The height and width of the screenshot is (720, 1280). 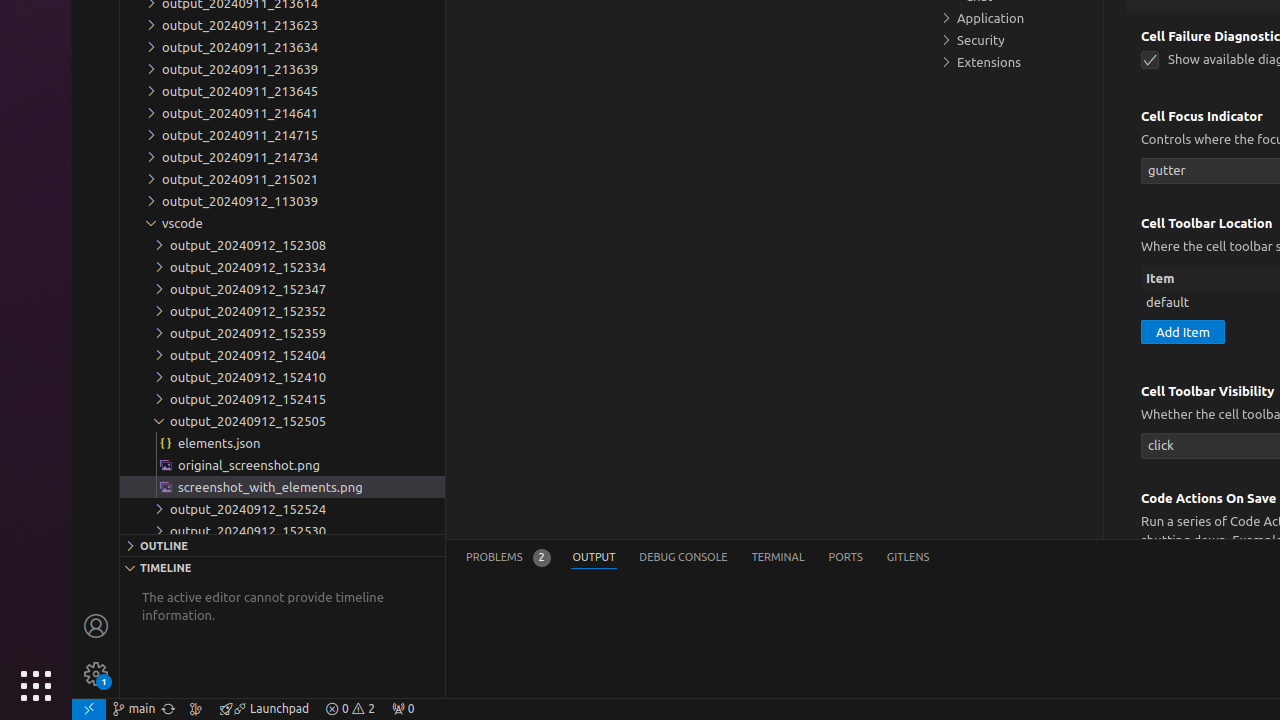 I want to click on 'output_20240912_152505', so click(x=281, y=419).